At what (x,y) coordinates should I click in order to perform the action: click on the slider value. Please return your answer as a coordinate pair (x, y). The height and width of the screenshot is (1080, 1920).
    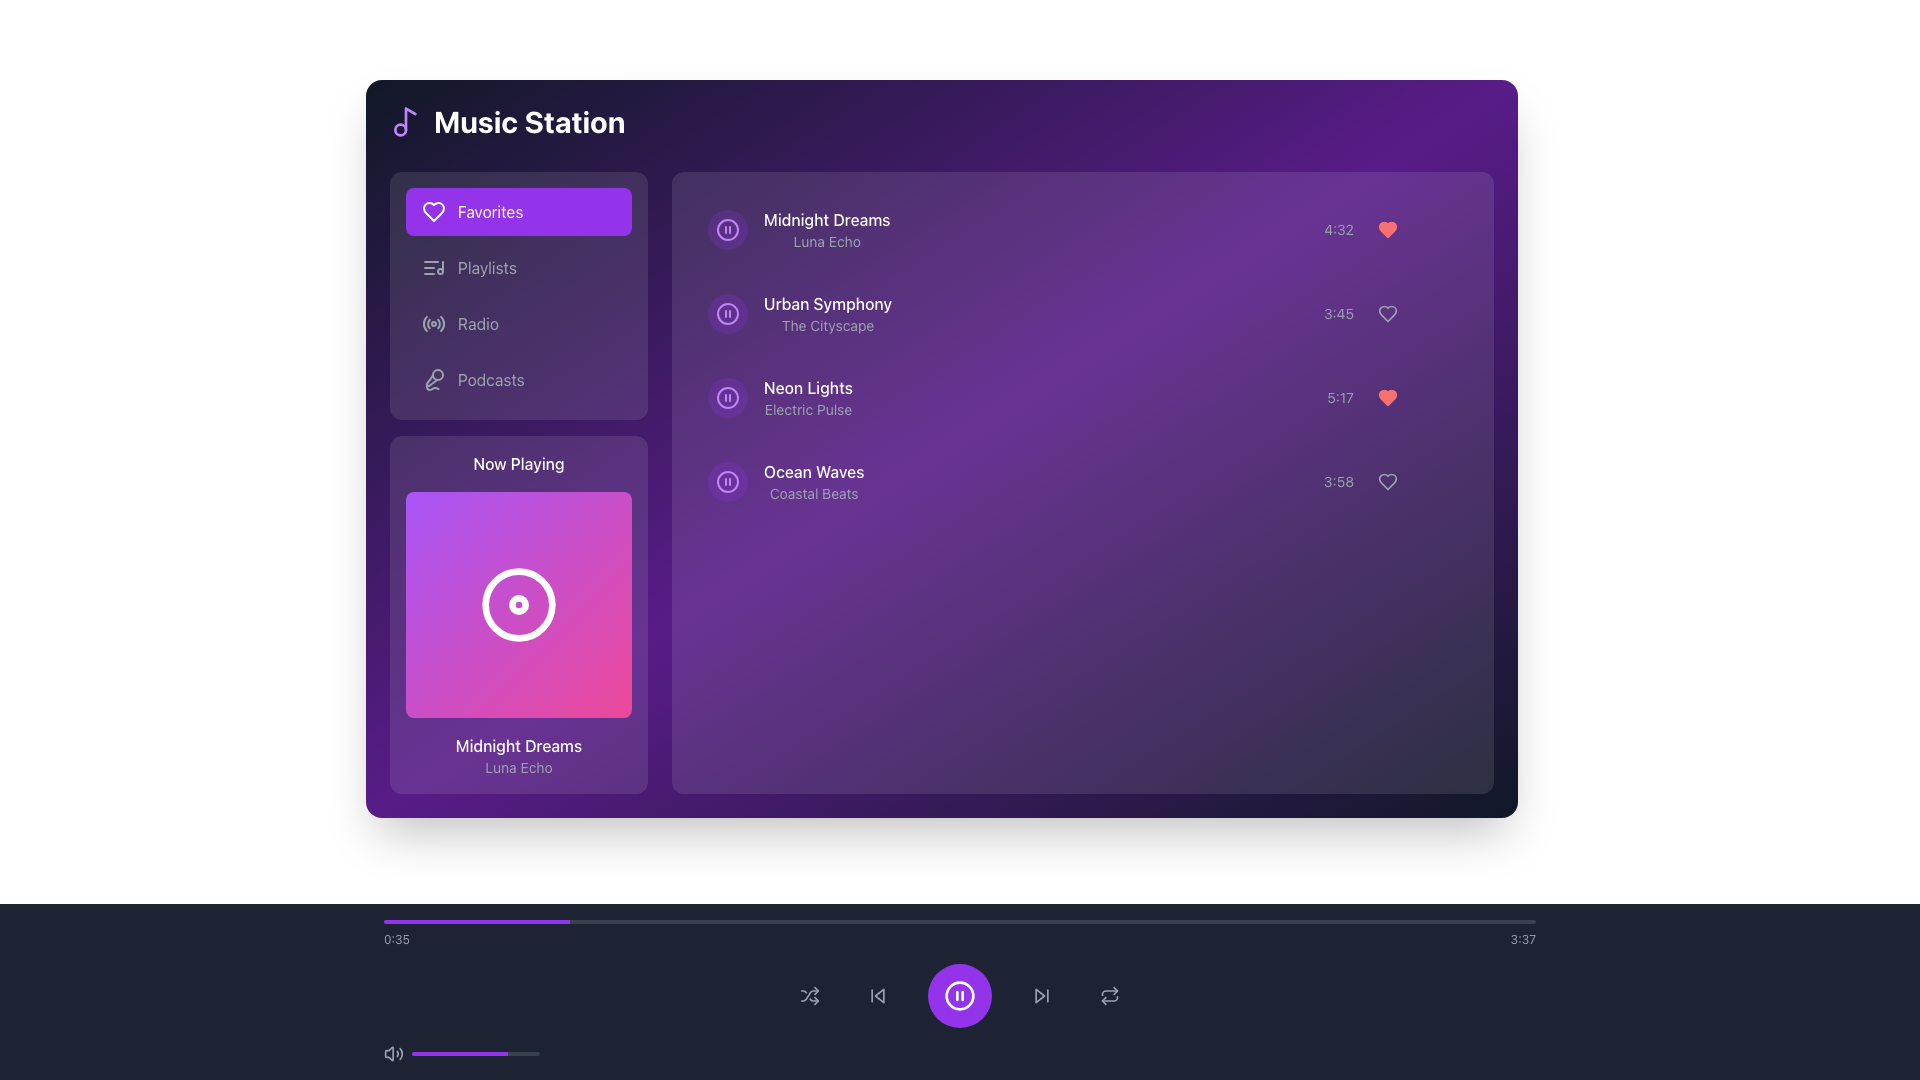
    Looking at the image, I should click on (538, 1052).